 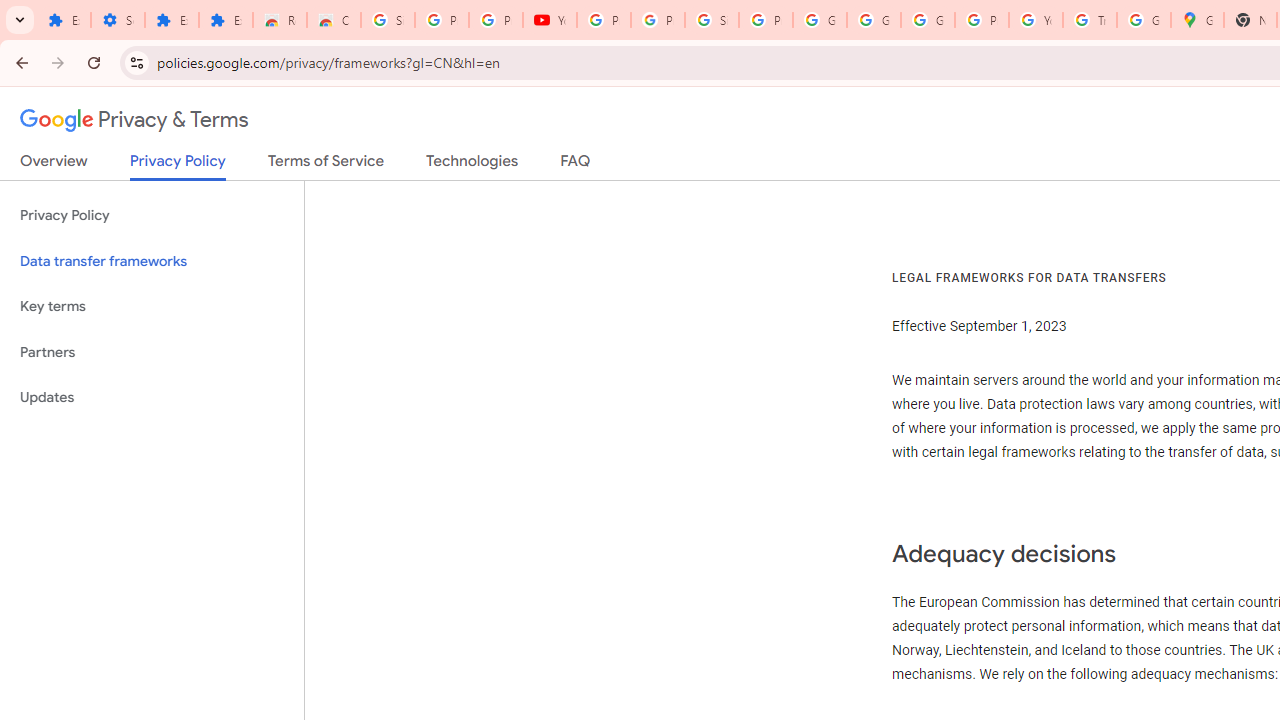 I want to click on 'Reviews: Helix Fruit Jump Arcade Game', so click(x=279, y=20).